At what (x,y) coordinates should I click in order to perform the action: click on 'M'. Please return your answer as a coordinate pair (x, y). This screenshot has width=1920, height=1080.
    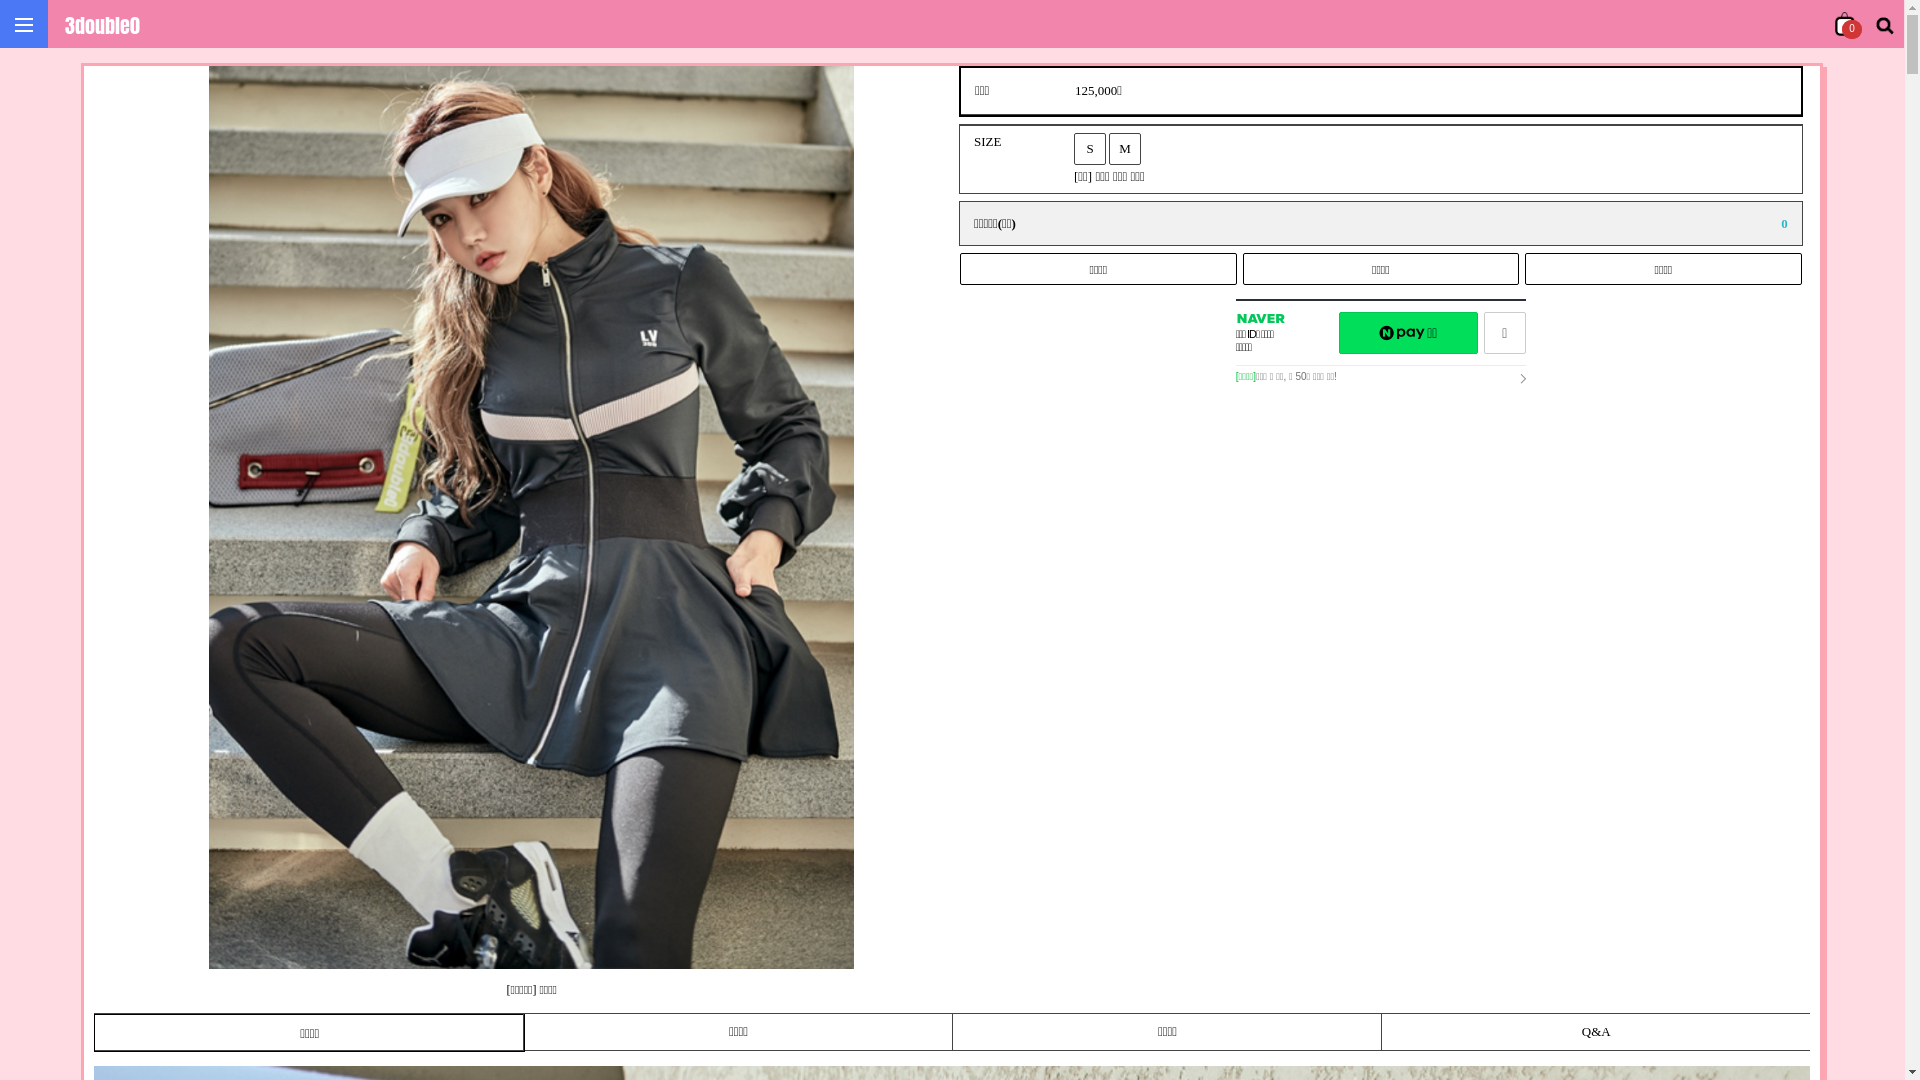
    Looking at the image, I should click on (1124, 148).